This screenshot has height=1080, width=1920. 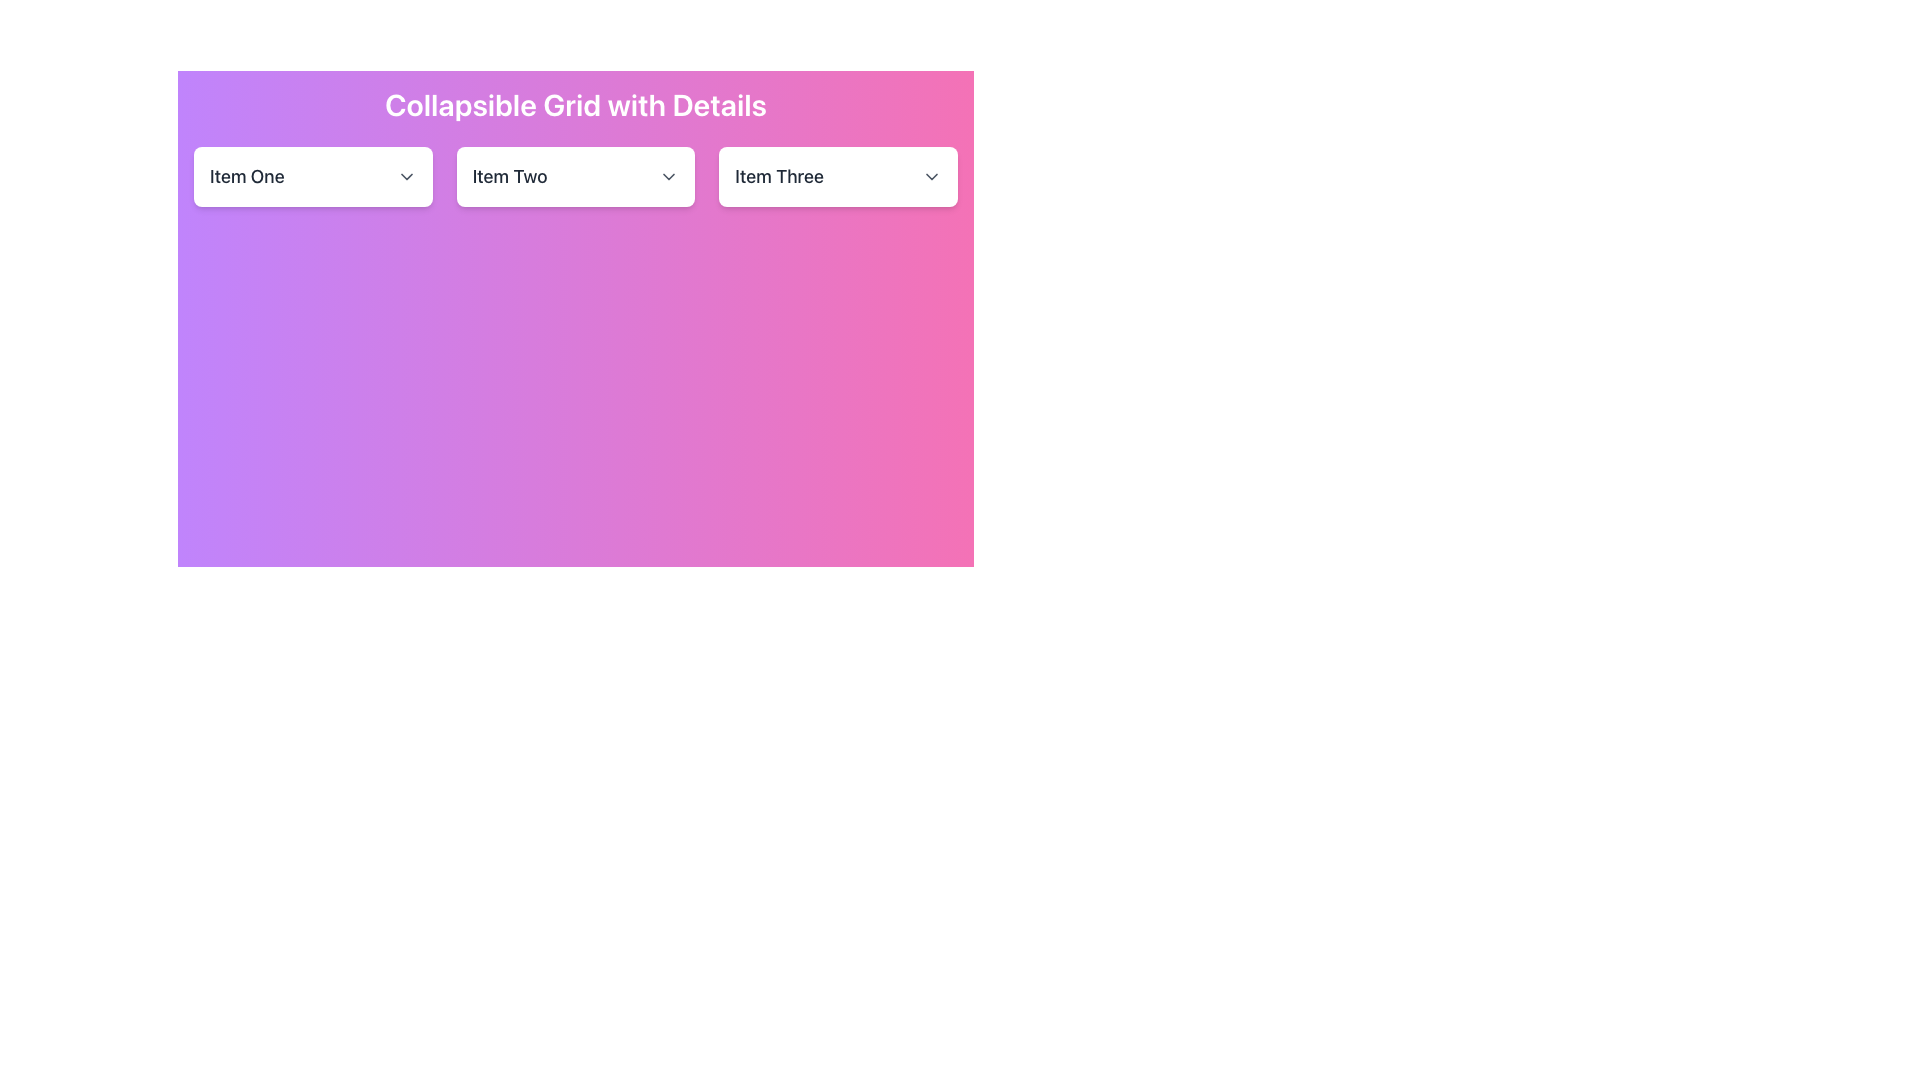 What do you see at coordinates (838, 176) in the screenshot?
I see `the dropdown menu labeled 'Item Three'` at bounding box center [838, 176].